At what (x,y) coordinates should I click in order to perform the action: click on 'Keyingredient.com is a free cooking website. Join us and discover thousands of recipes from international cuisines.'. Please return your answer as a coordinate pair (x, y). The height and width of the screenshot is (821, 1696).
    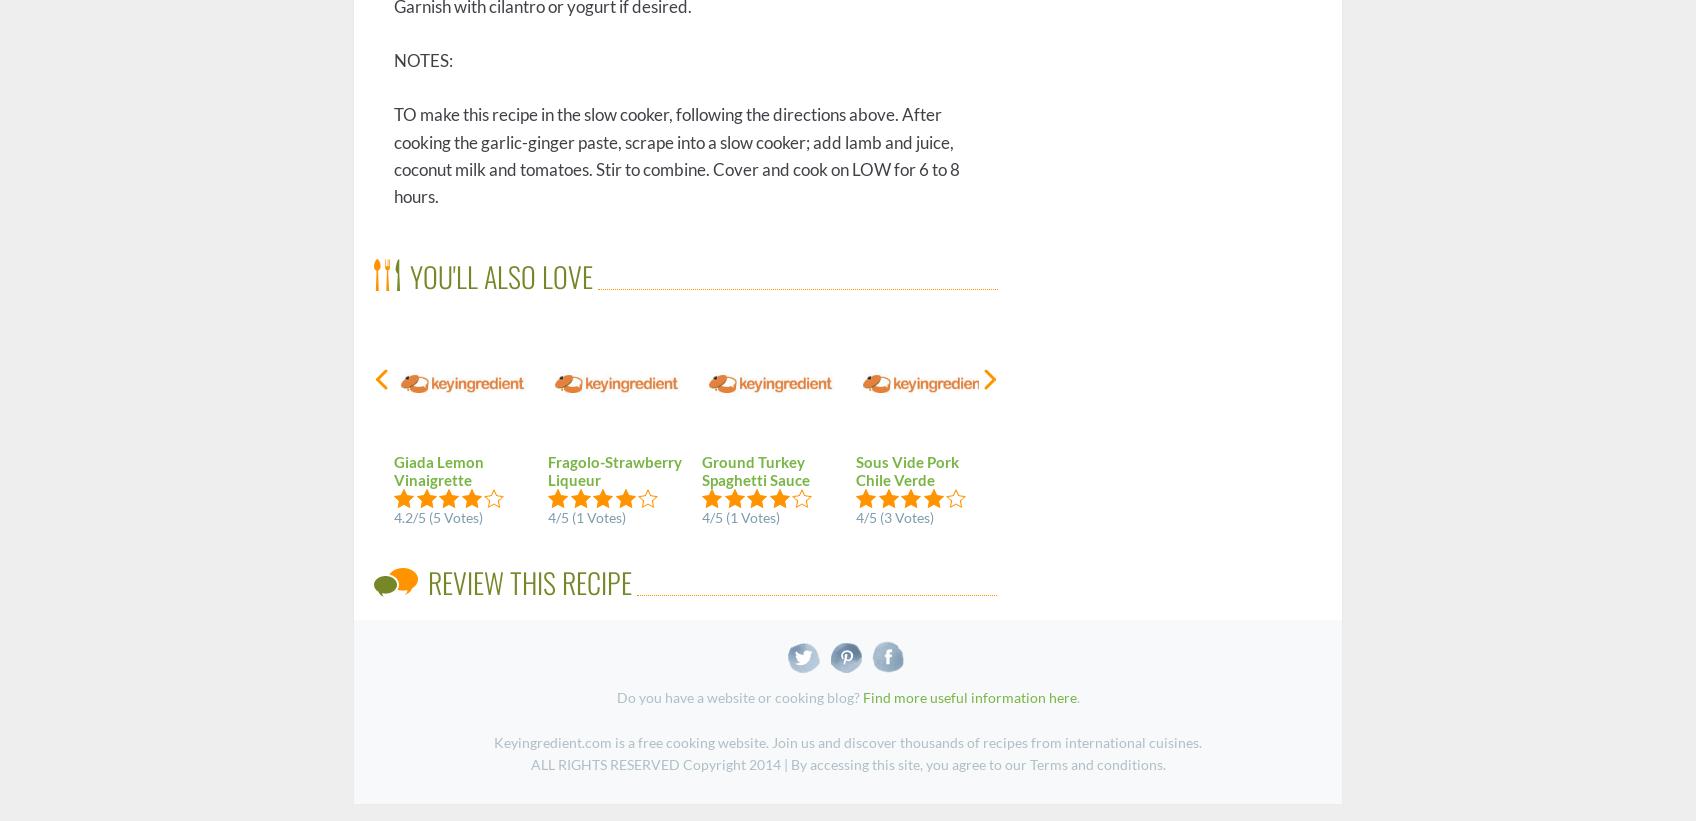
    Looking at the image, I should click on (848, 740).